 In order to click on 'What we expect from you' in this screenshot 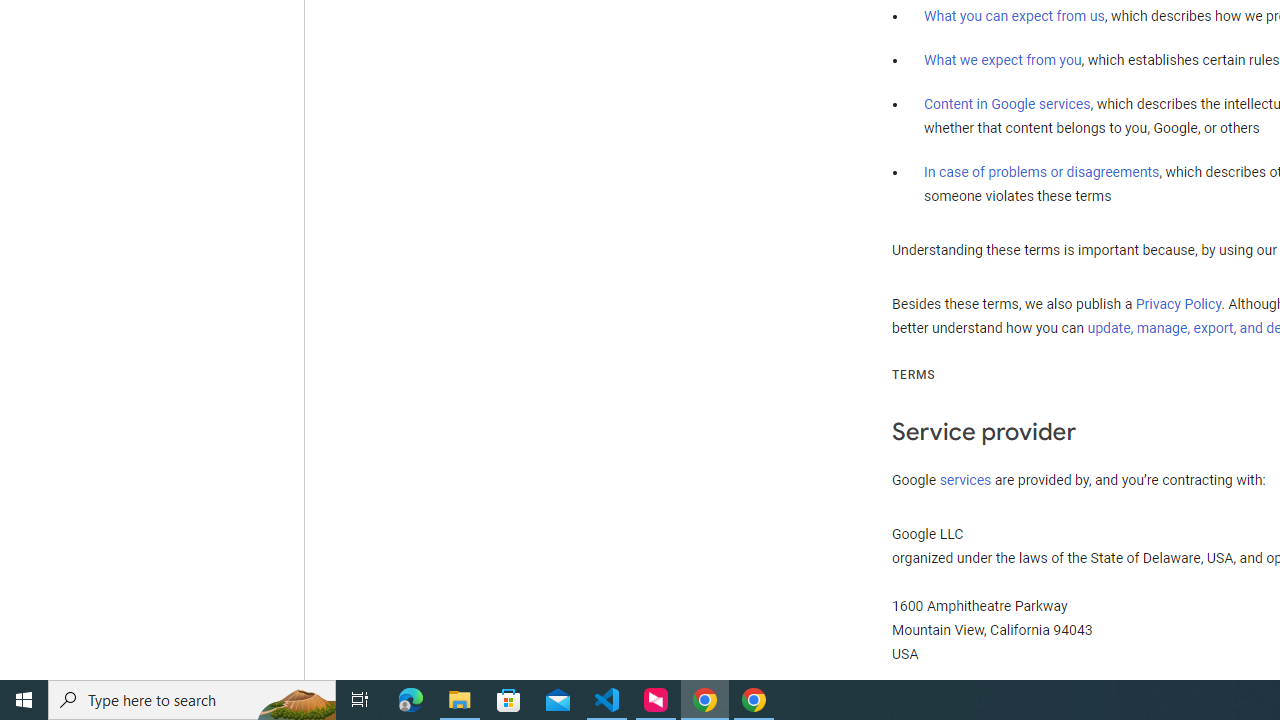, I will do `click(1002, 59)`.